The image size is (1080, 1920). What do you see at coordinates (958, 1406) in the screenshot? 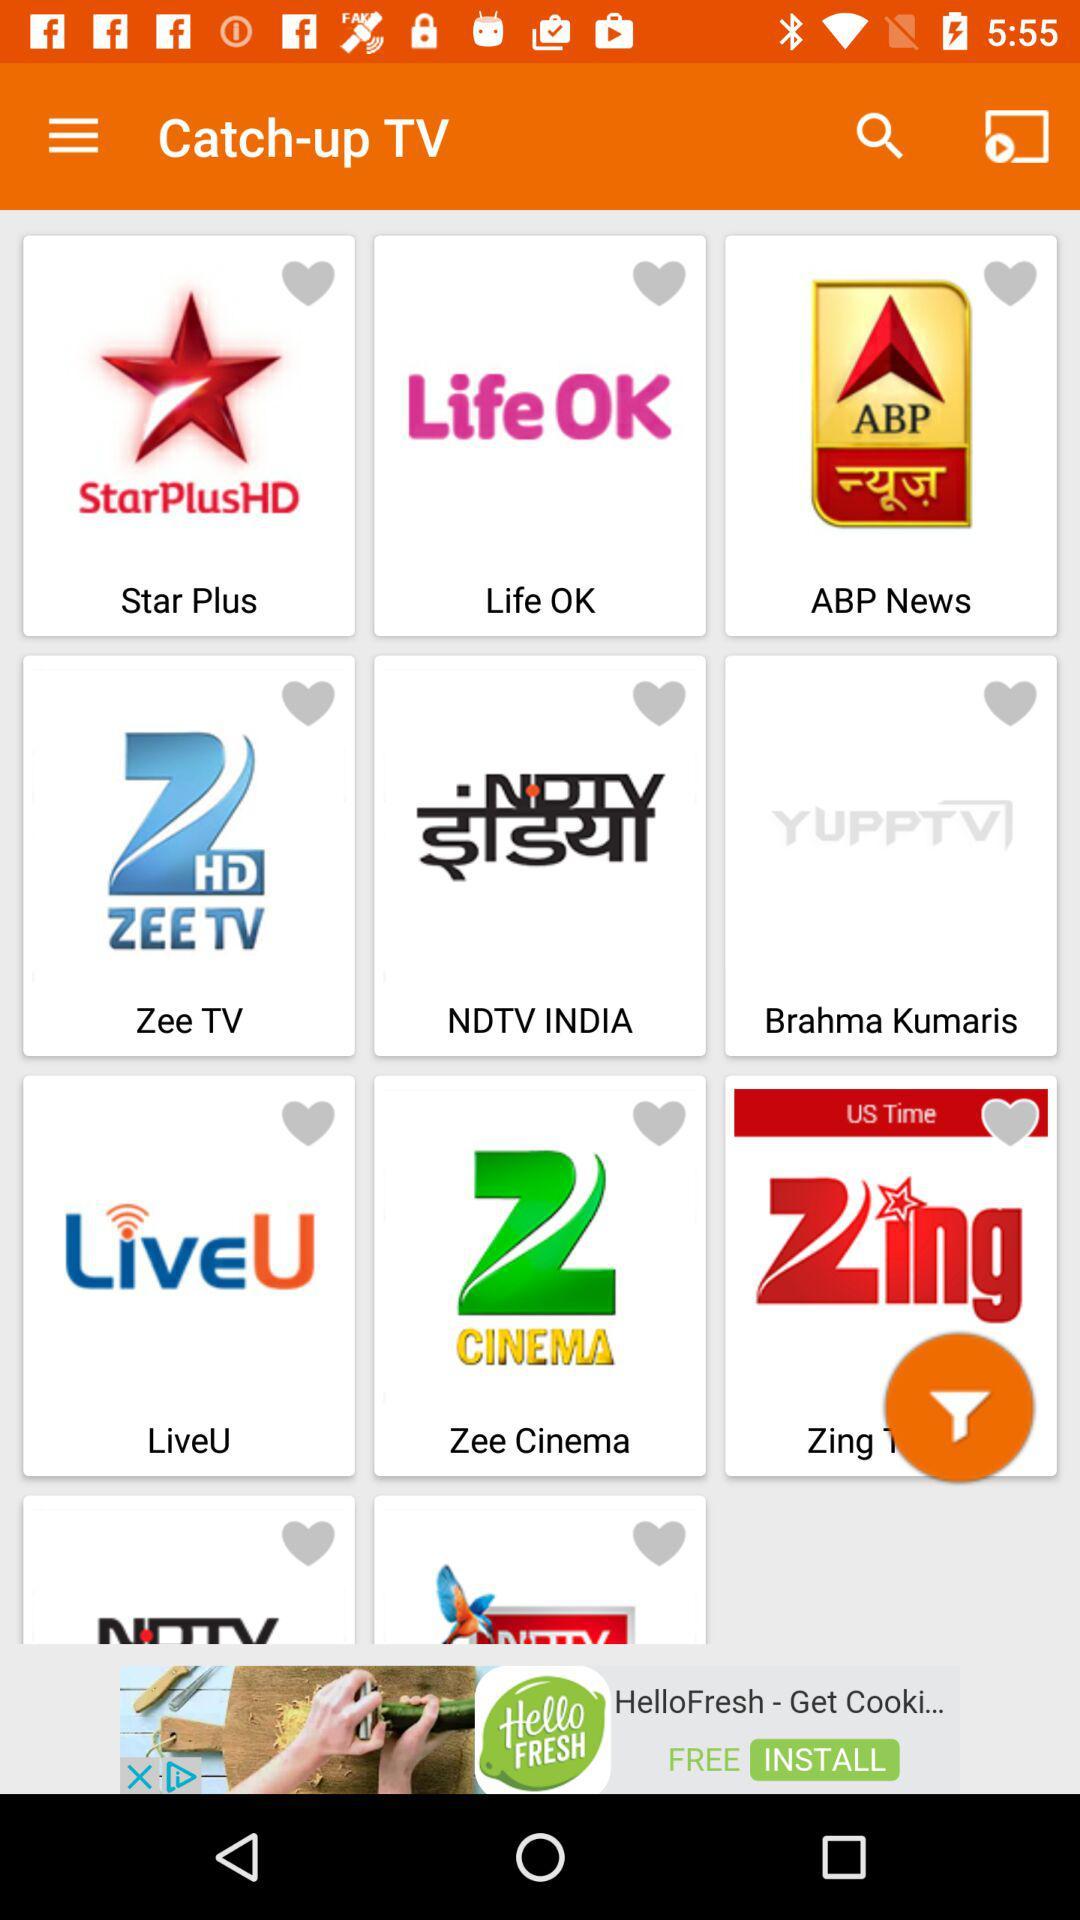
I see `zing` at bounding box center [958, 1406].